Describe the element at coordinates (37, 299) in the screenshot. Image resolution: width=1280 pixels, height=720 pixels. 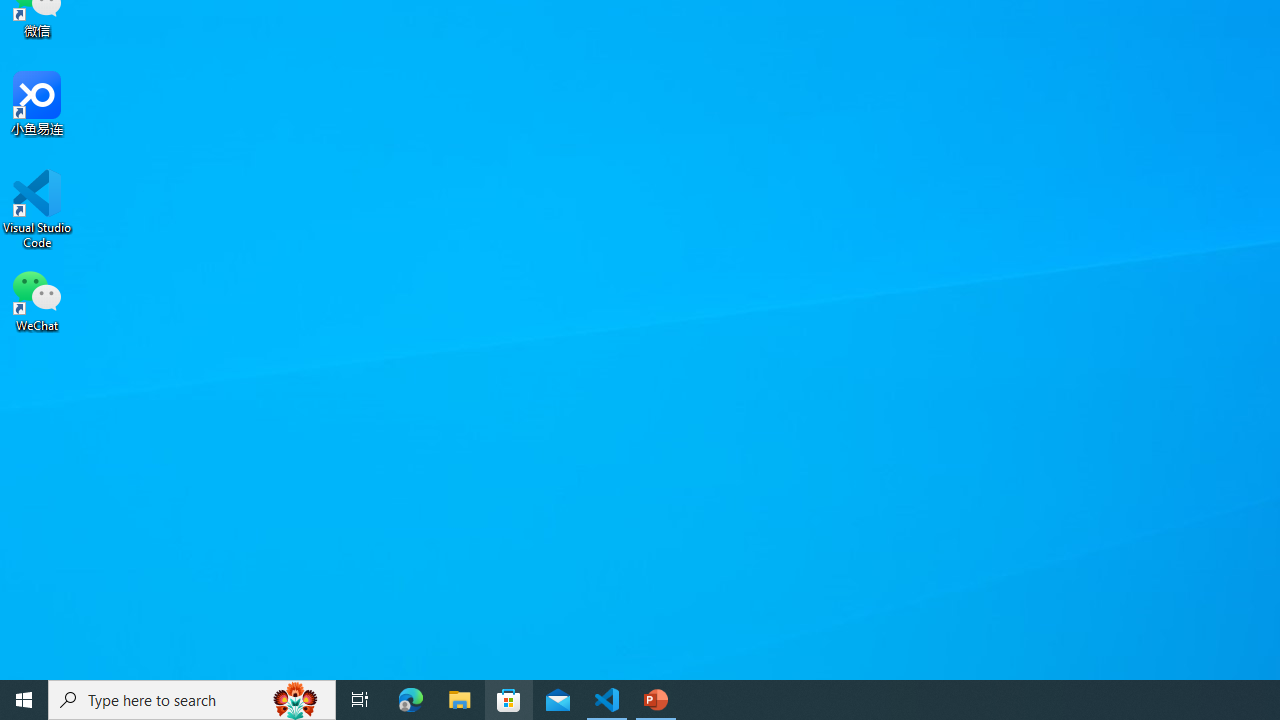
I see `'WeChat'` at that location.